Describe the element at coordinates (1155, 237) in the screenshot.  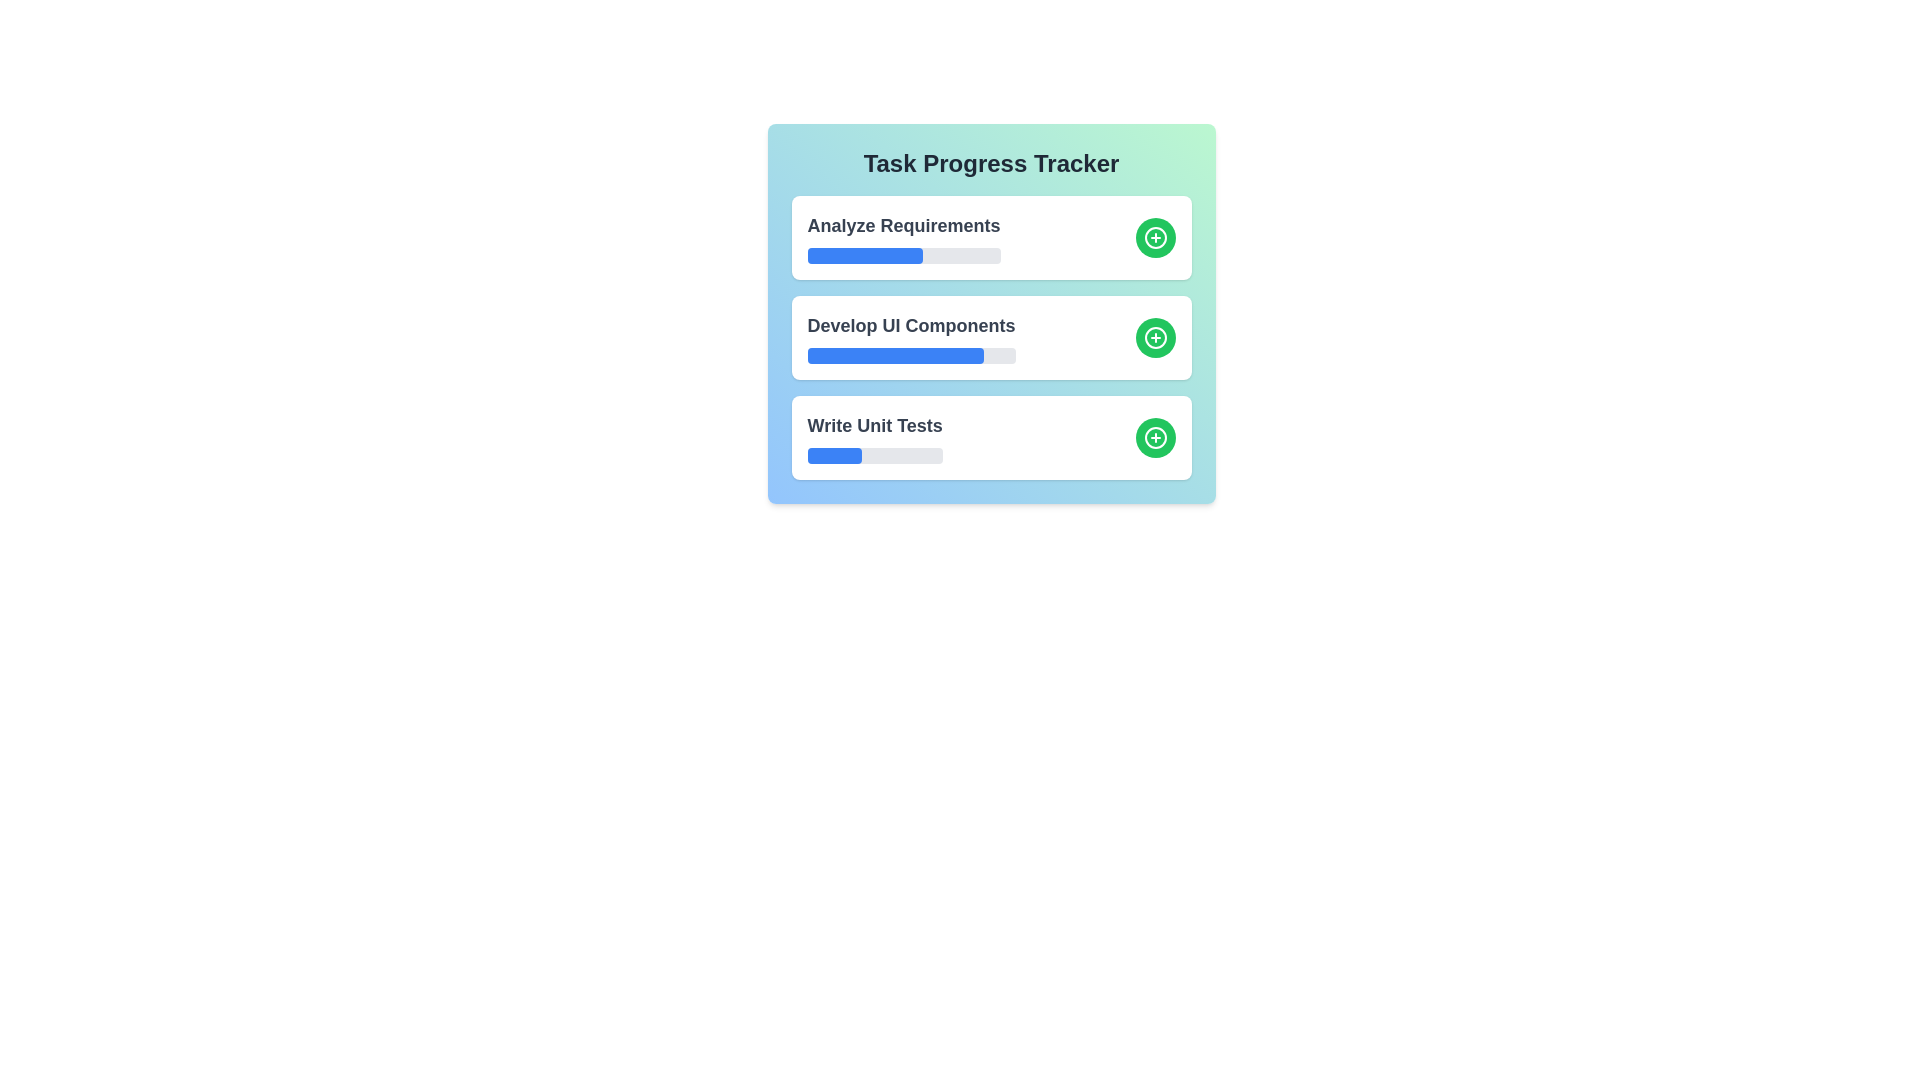
I see `'+' button for the task 'Analyze Requirements' to increase its progress` at that location.